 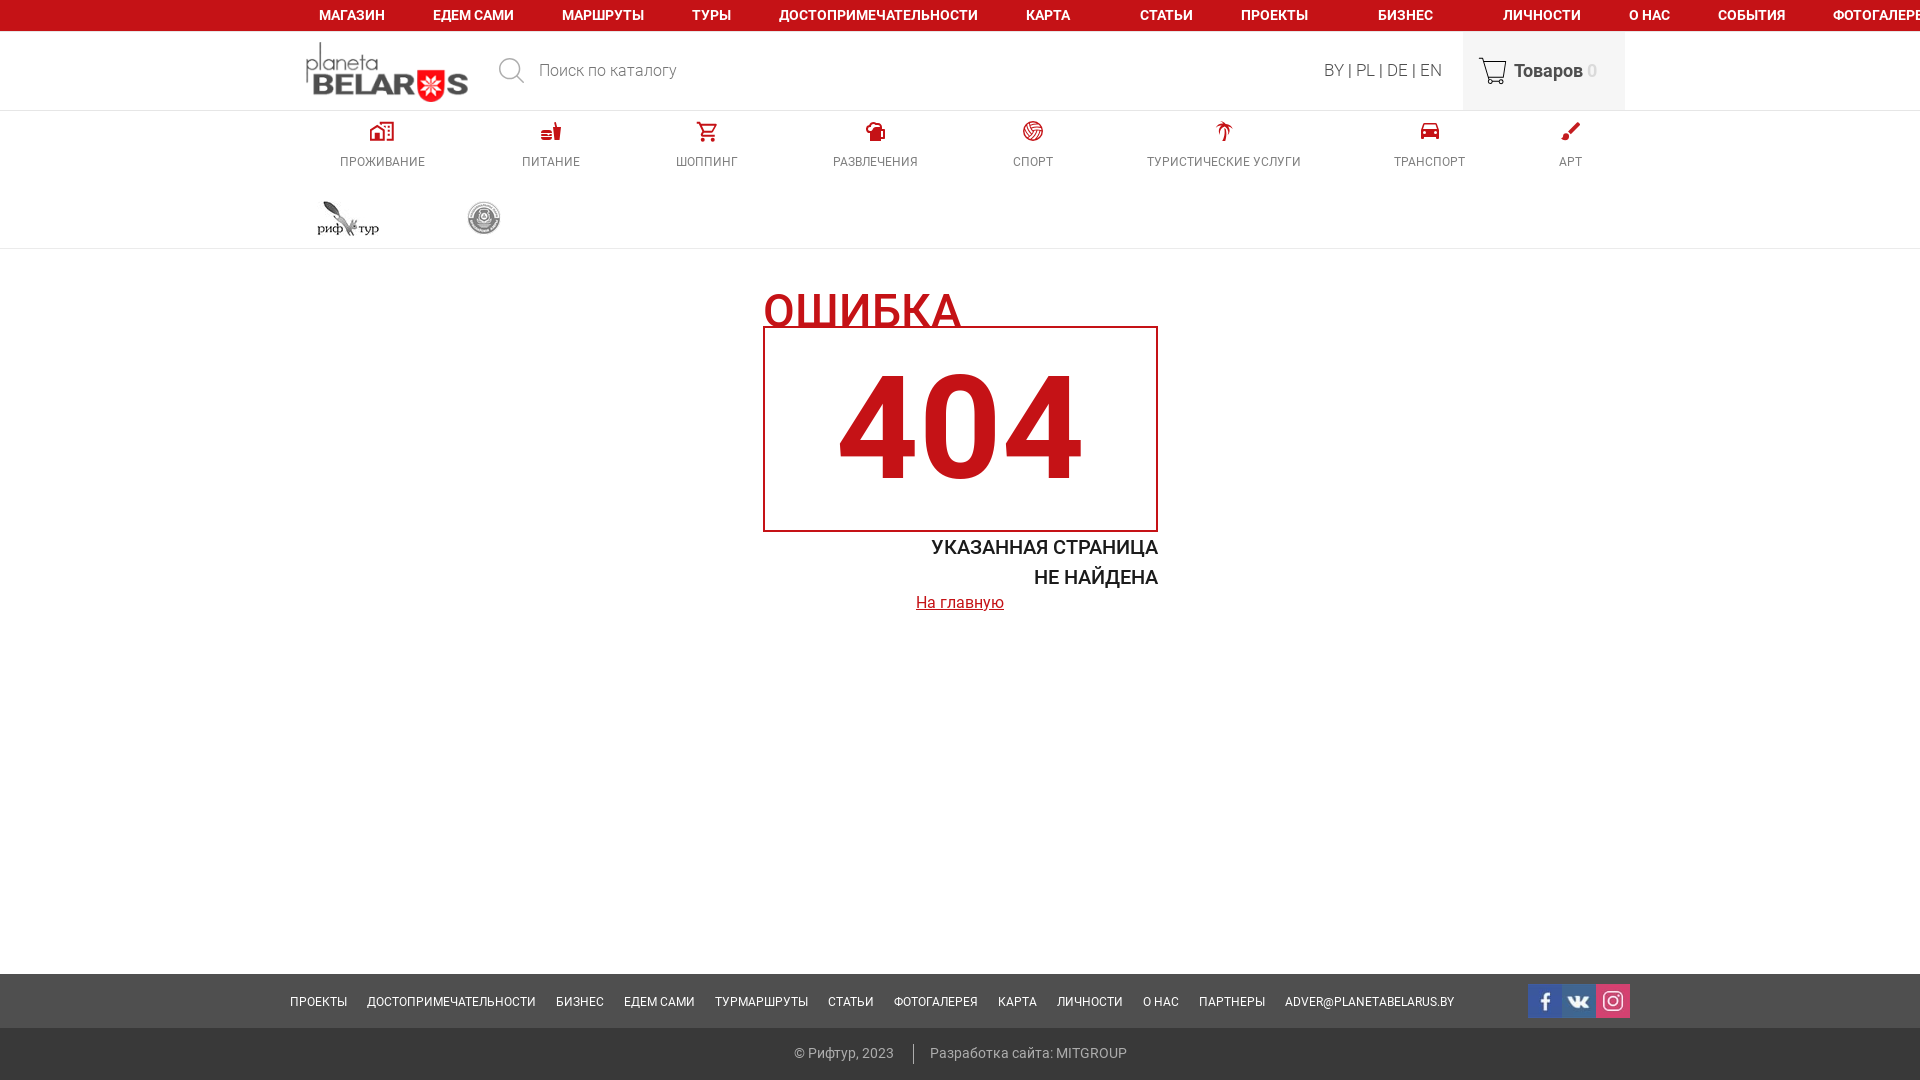 What do you see at coordinates (1334, 68) in the screenshot?
I see `'BY'` at bounding box center [1334, 68].